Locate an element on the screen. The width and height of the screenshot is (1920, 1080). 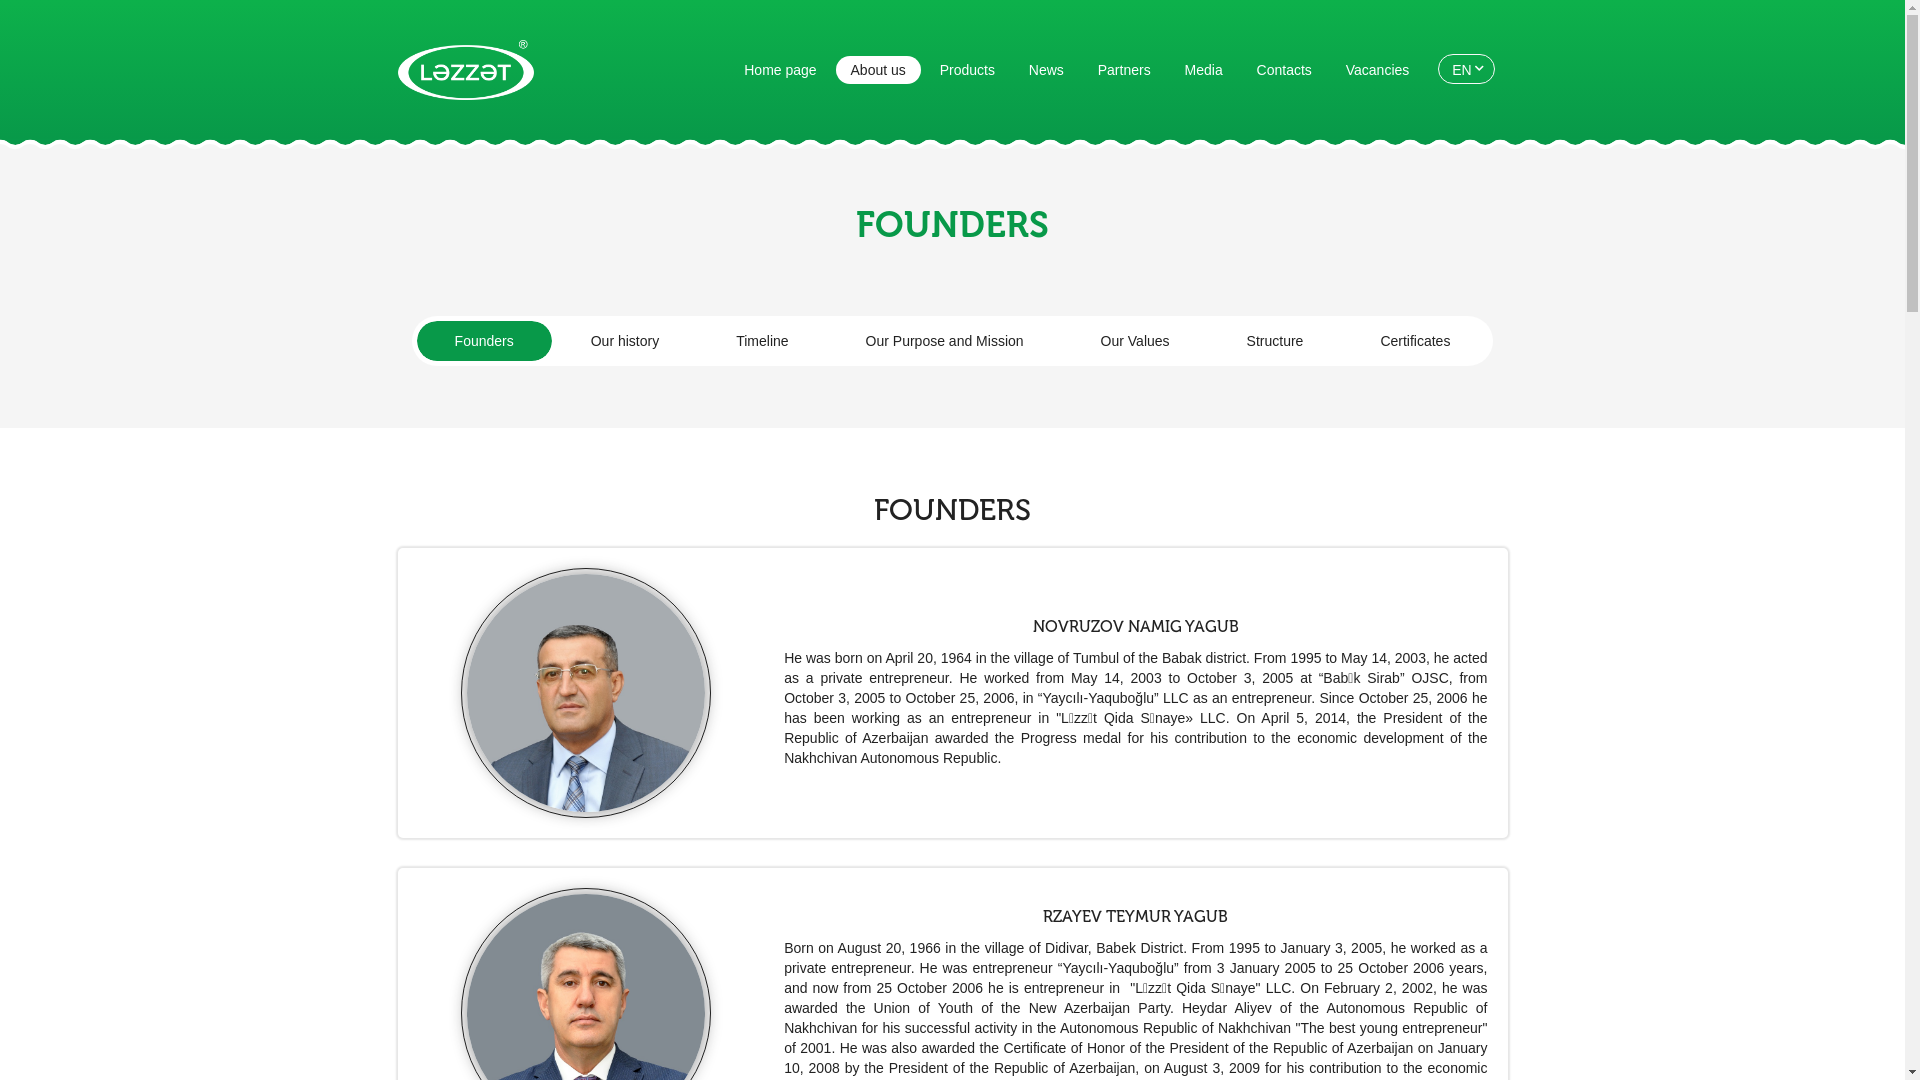
'News' is located at coordinates (1013, 68).